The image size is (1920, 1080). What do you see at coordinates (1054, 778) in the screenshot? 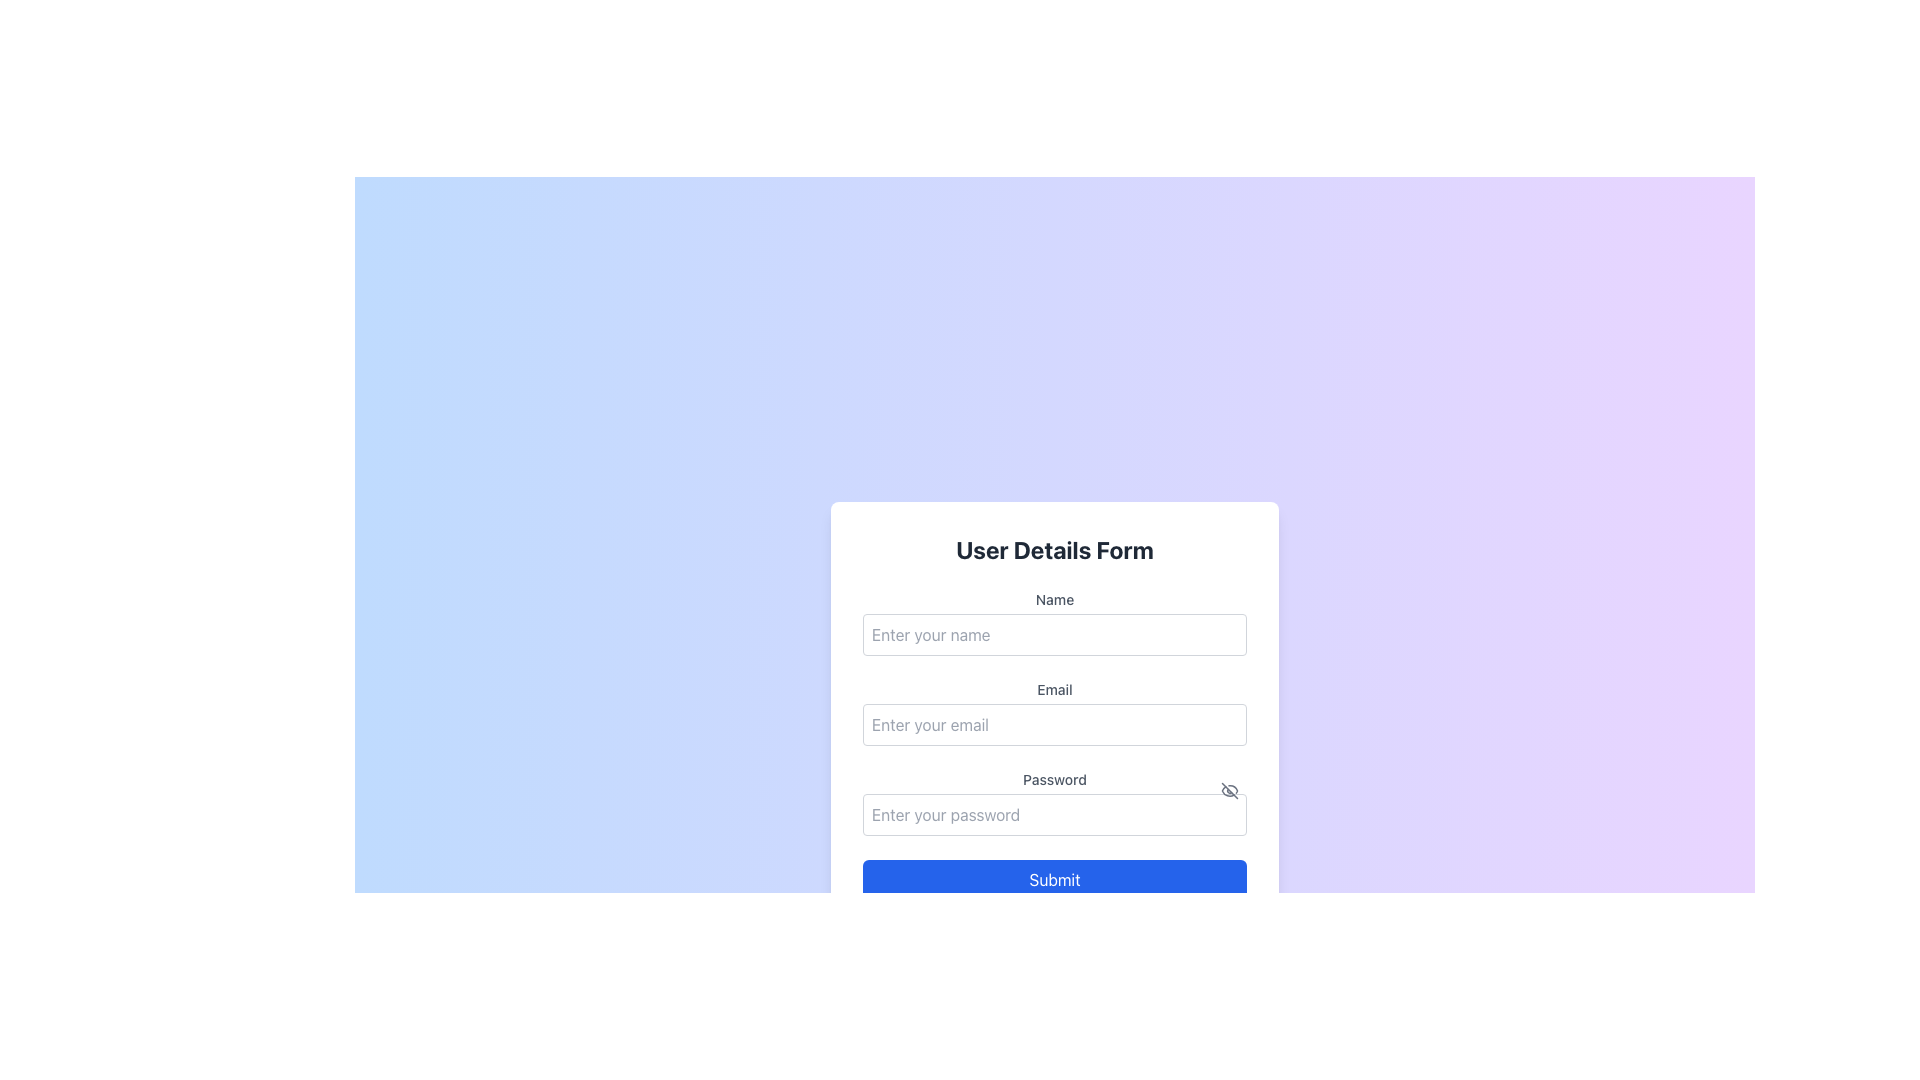
I see `the Text label that describes the password input field, located directly above the 'Enter your password' input field in the form` at bounding box center [1054, 778].